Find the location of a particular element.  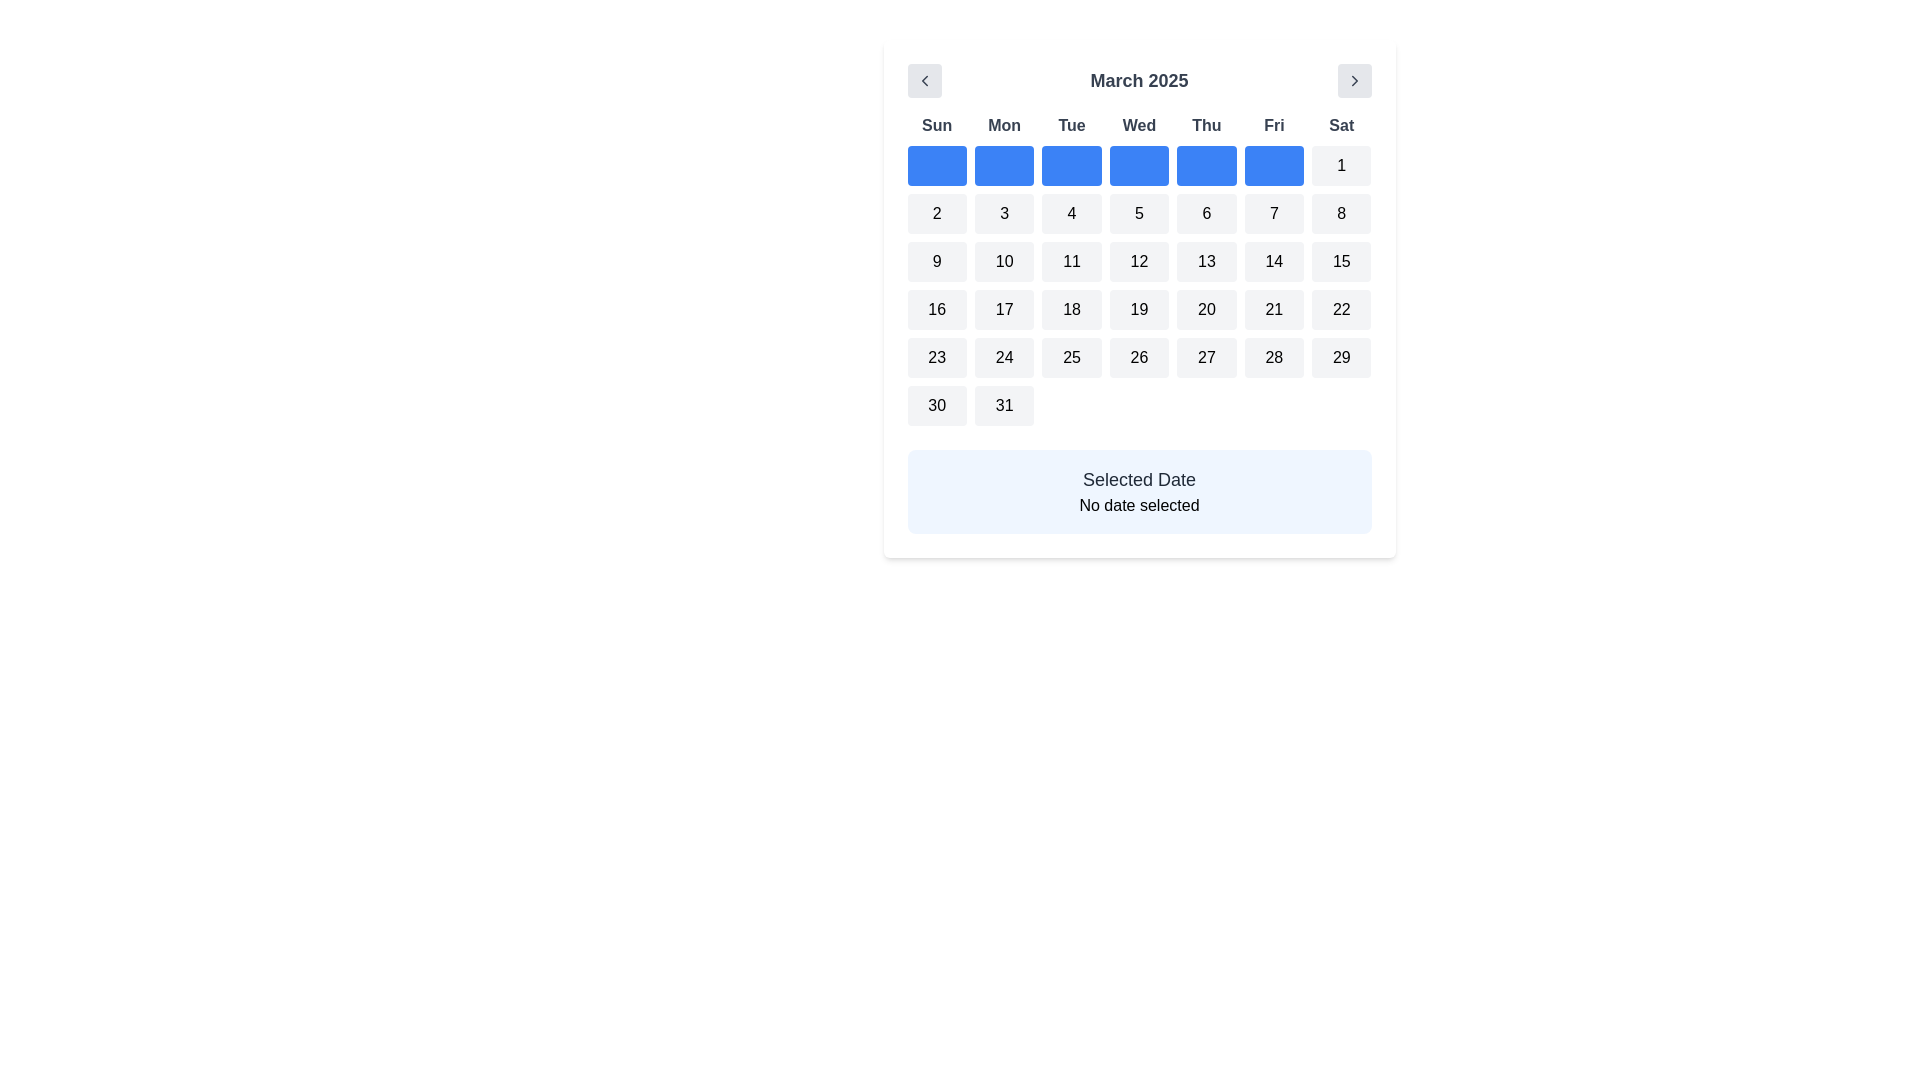

the blue rectangular button or selectable grid cell located in the first row of the calendar under 'Mon' is located at coordinates (1004, 164).